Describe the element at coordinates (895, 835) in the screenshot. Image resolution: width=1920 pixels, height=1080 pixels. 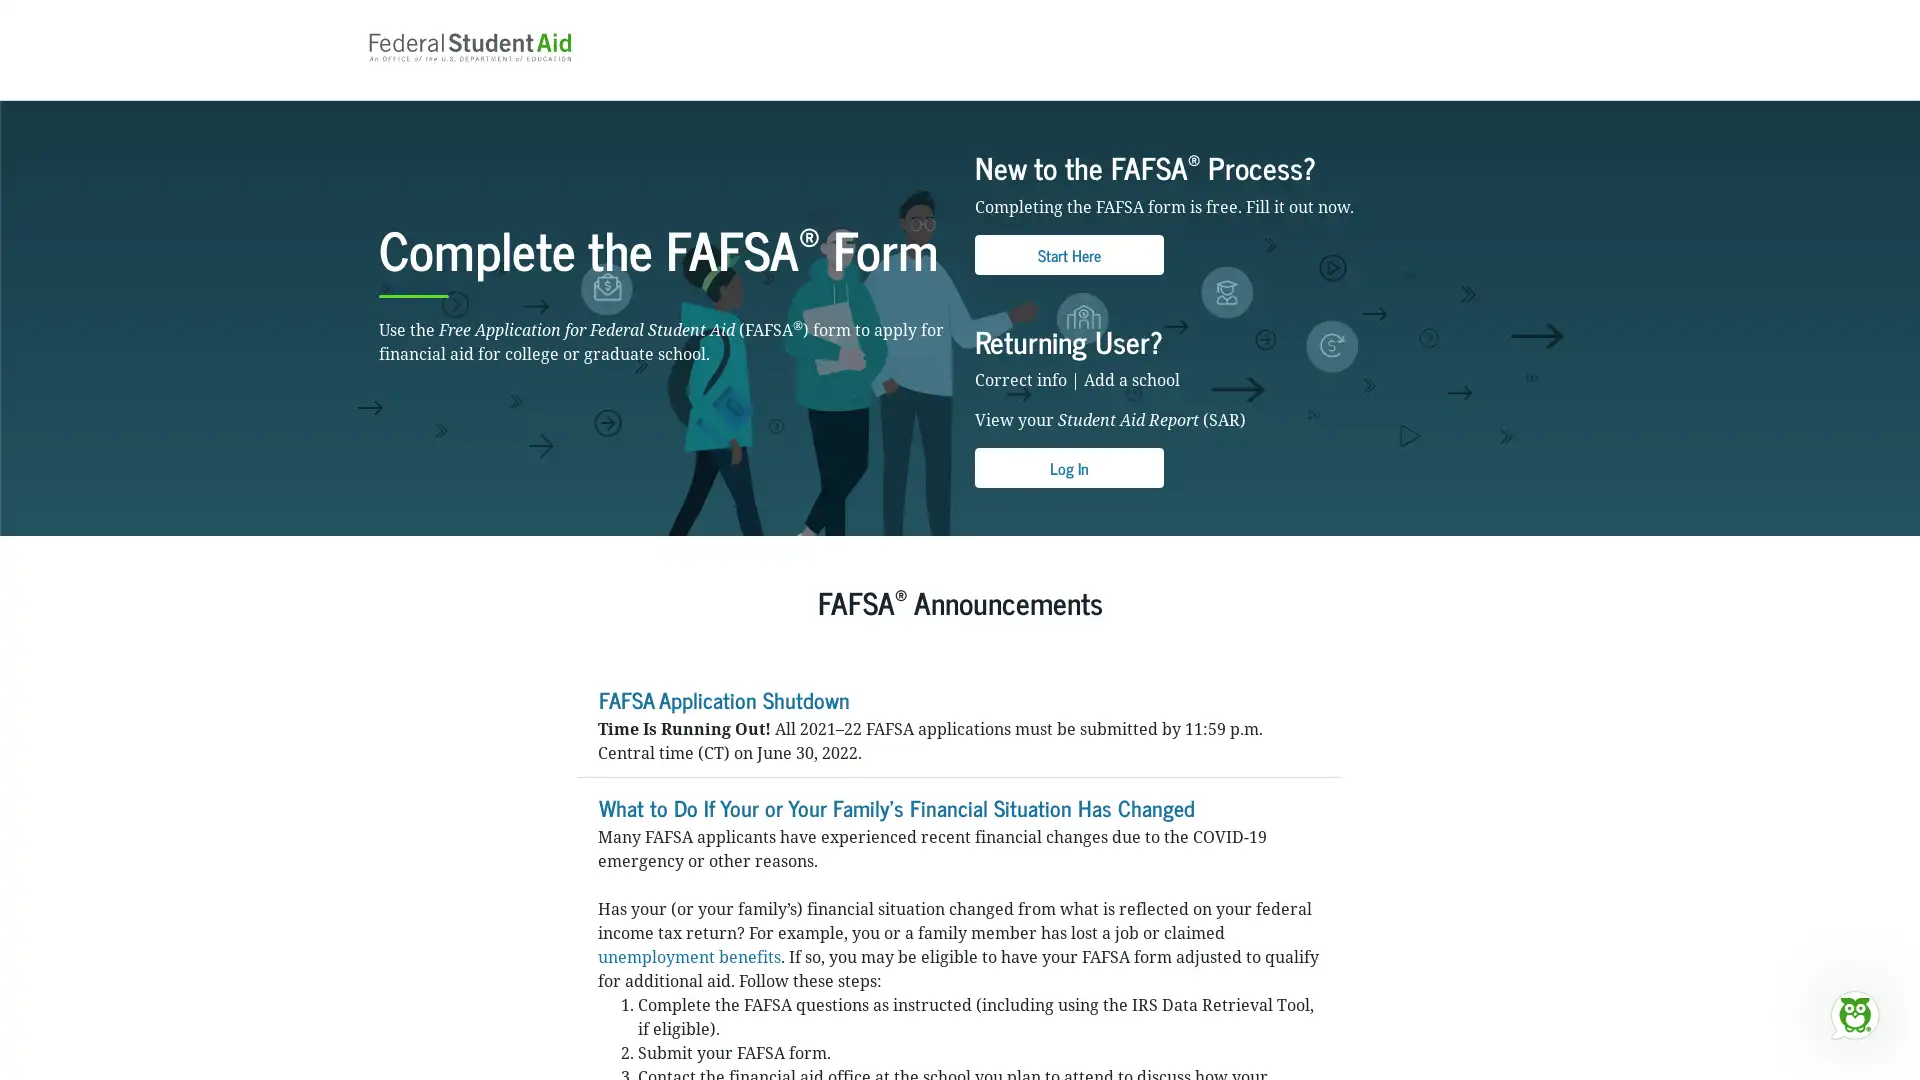
I see `What to Do If Your or Your Familys Financial Situation Has Changed` at that location.